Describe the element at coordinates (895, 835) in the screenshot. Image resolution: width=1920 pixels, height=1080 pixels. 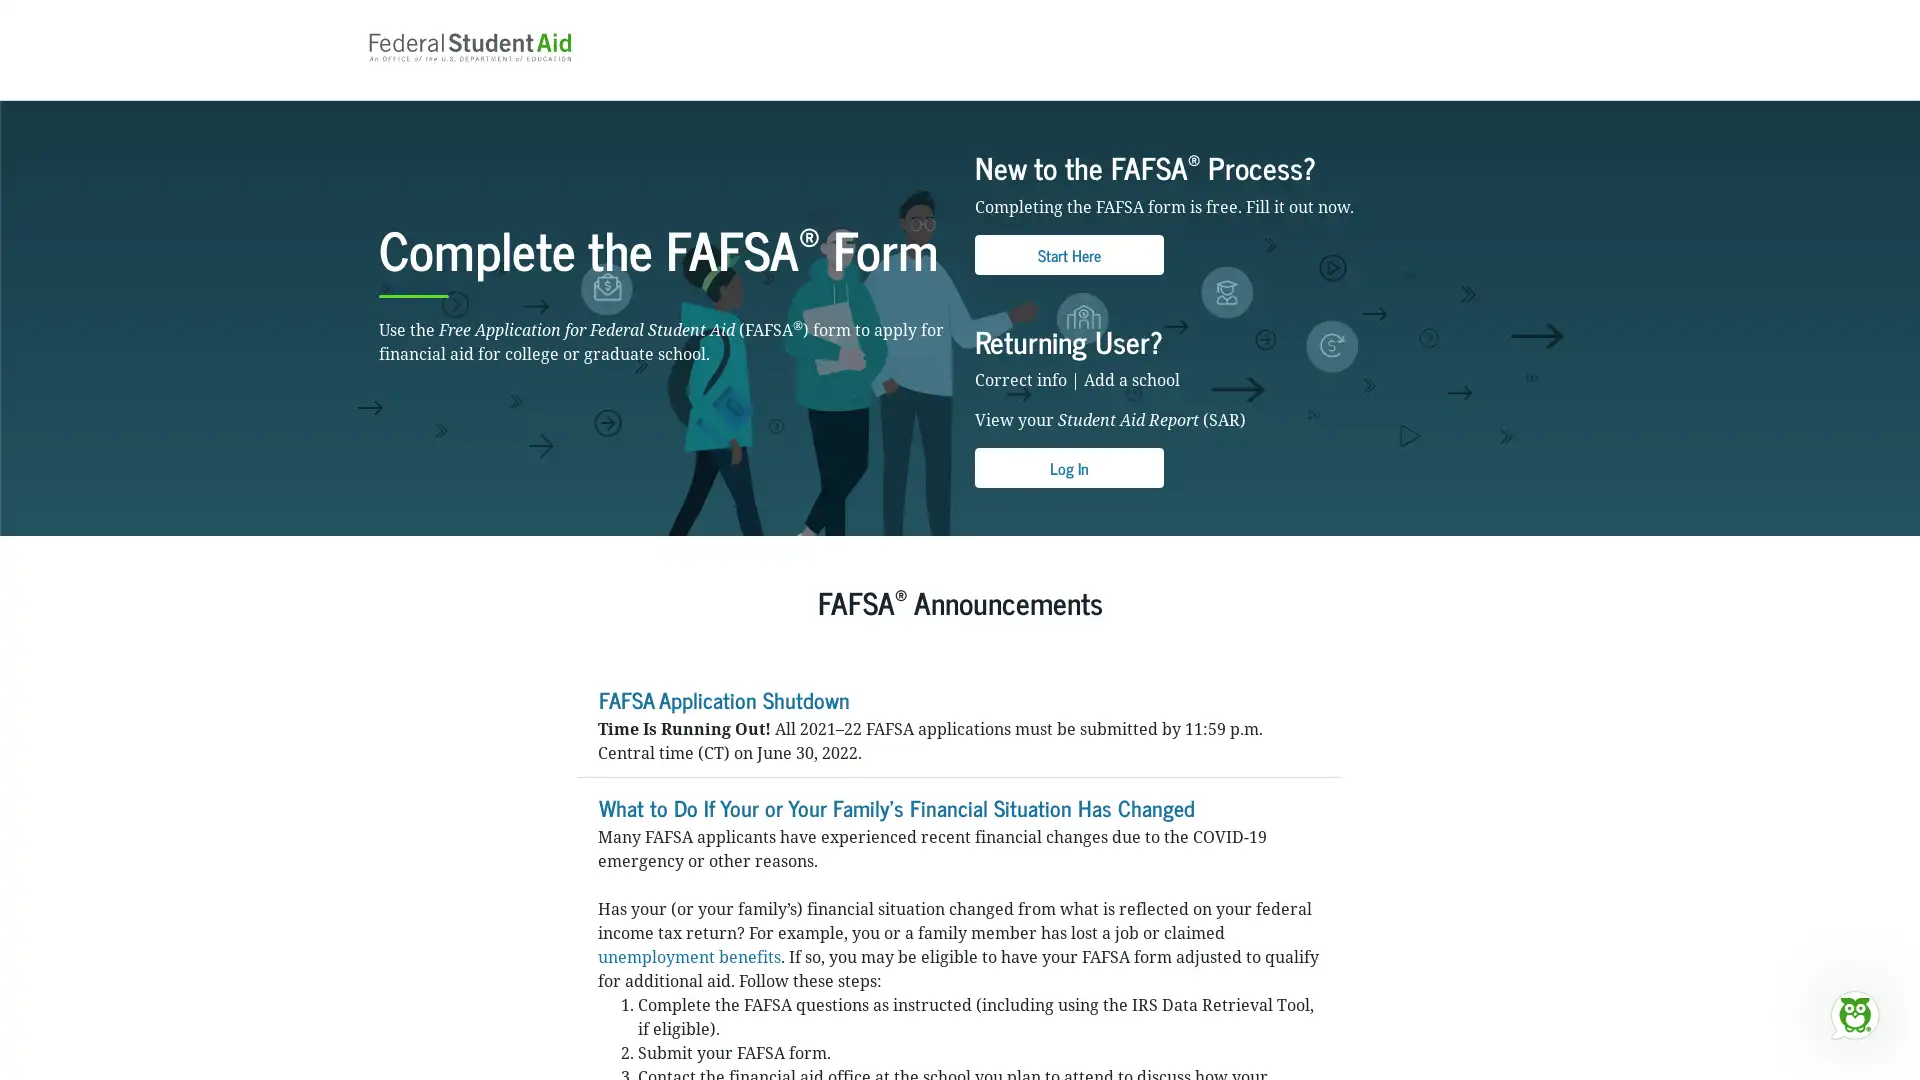
I see `What to Do If Your or Your Familys Financial Situation Has Changed` at that location.